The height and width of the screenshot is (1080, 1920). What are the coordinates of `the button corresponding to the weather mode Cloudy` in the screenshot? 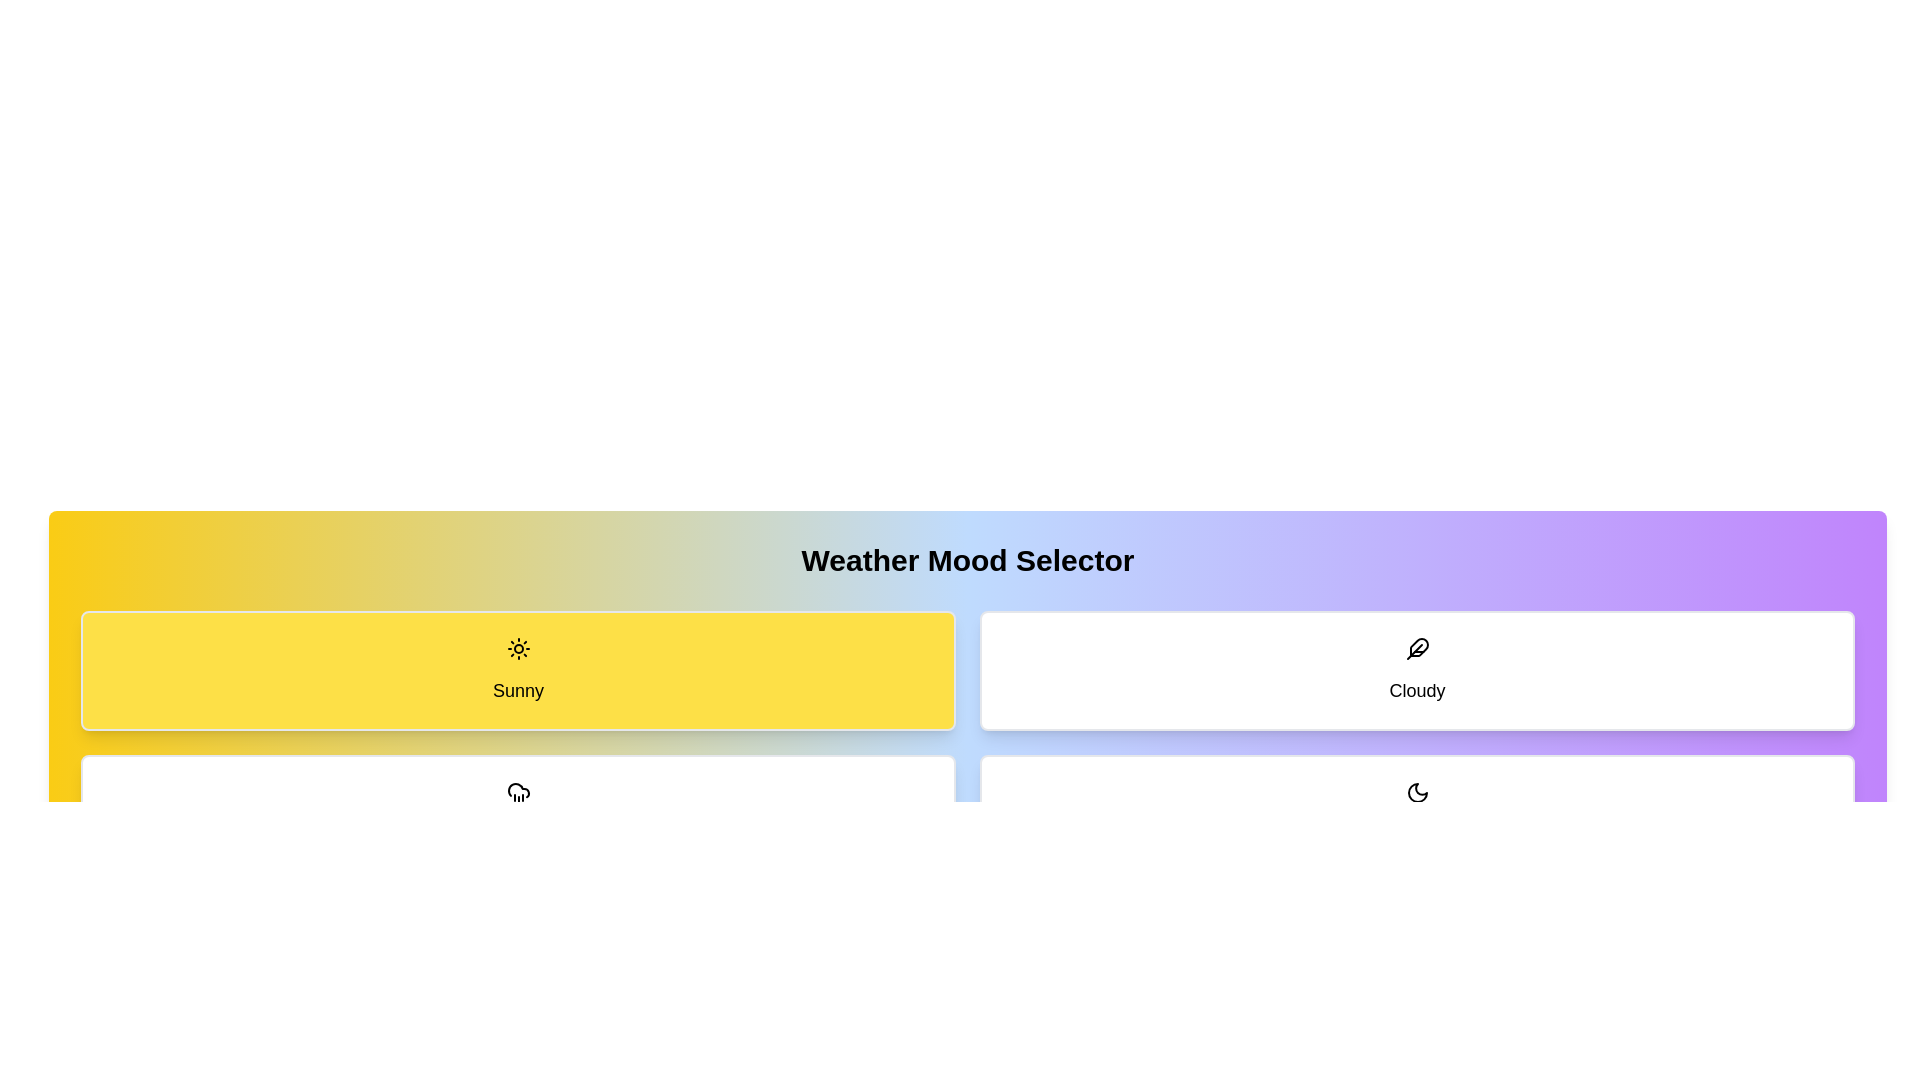 It's located at (1416, 671).